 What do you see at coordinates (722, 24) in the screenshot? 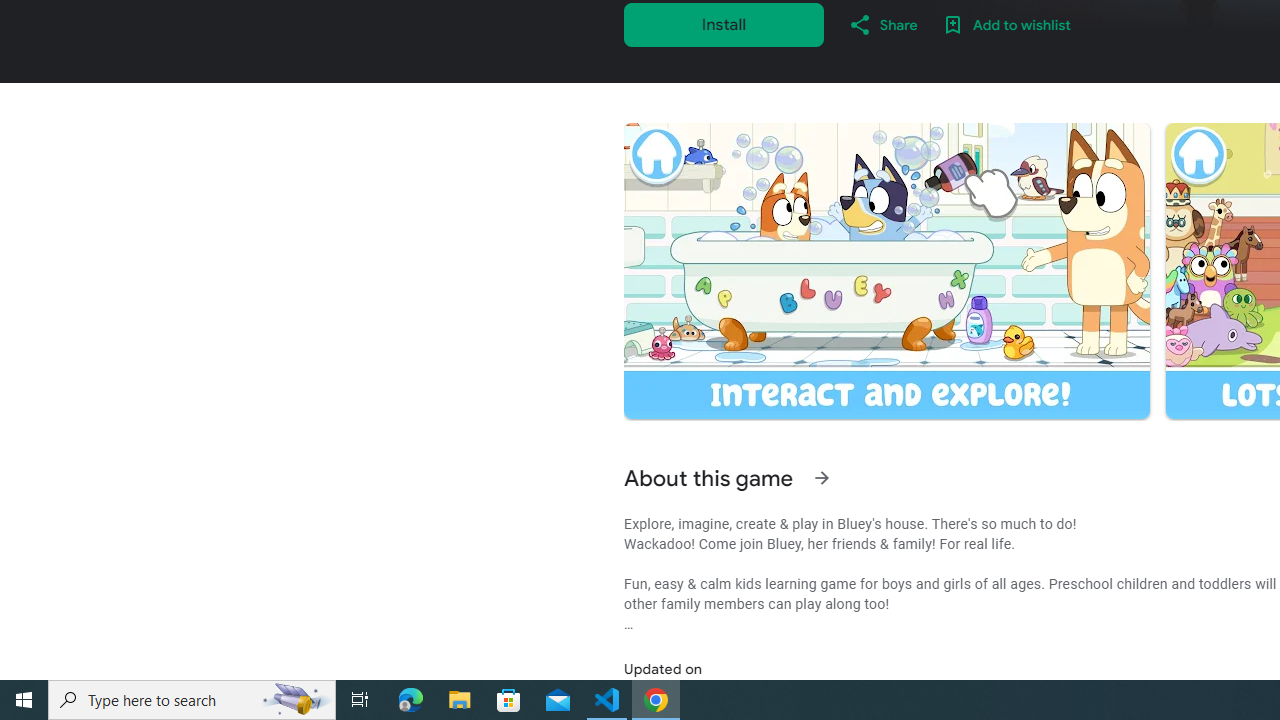
I see `'Install'` at bounding box center [722, 24].